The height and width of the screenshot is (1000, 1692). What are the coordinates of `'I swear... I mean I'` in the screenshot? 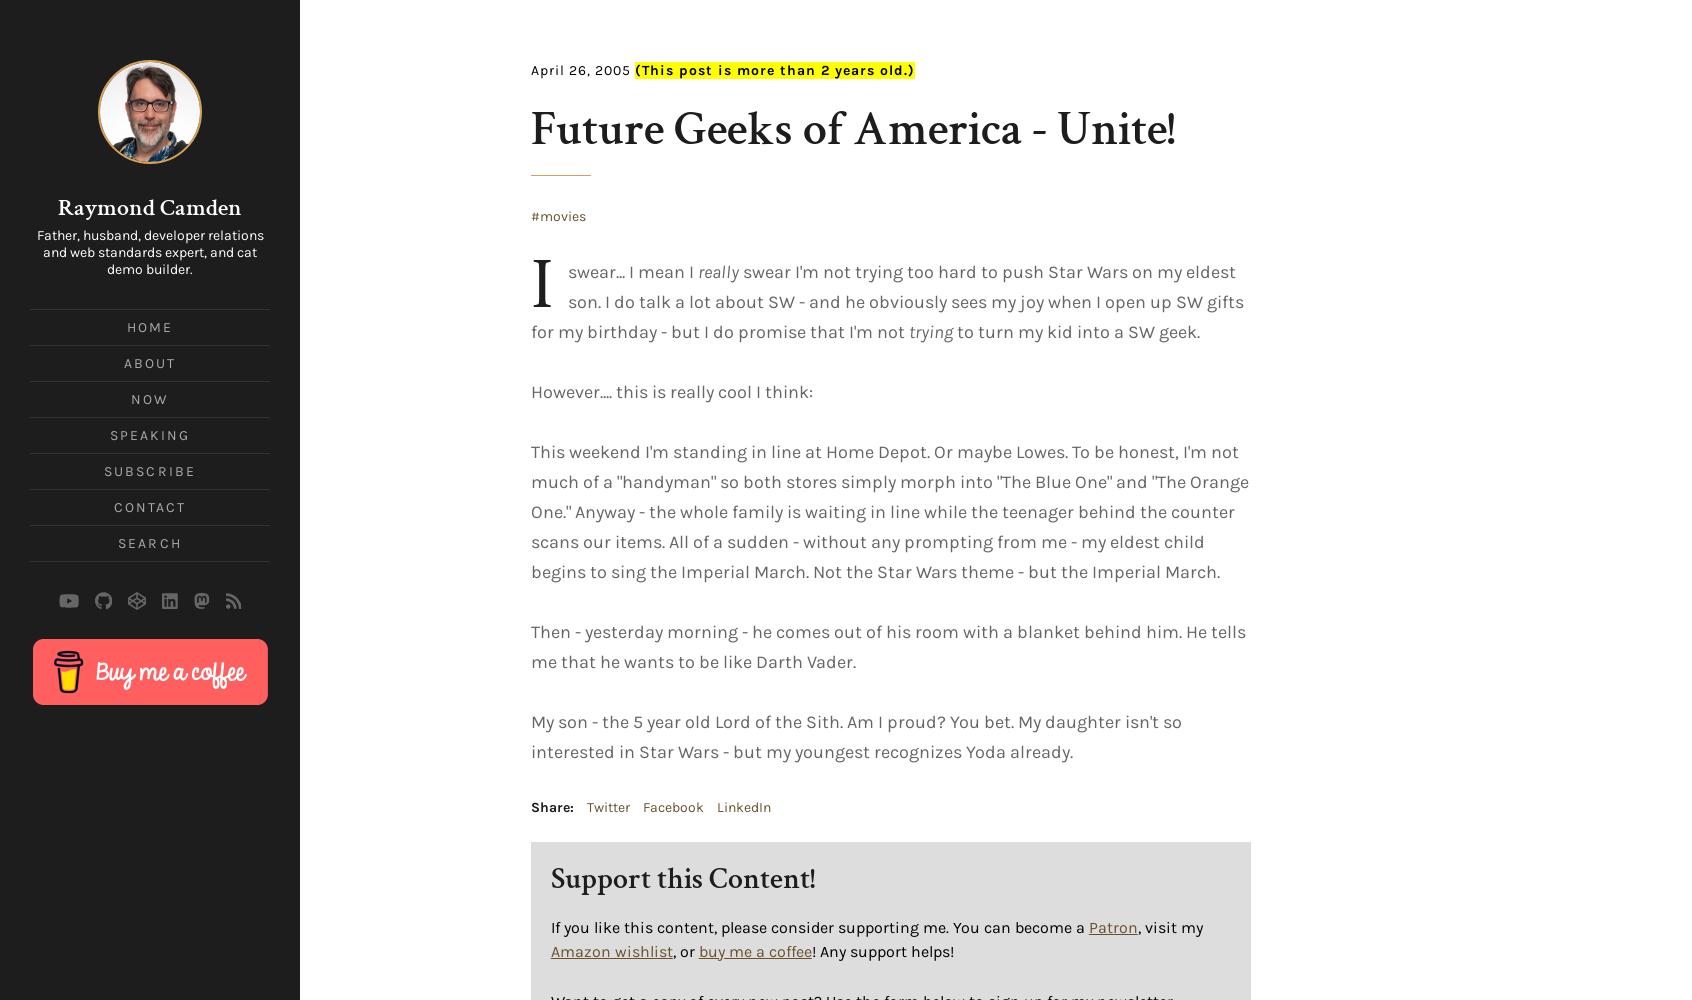 It's located at (529, 285).